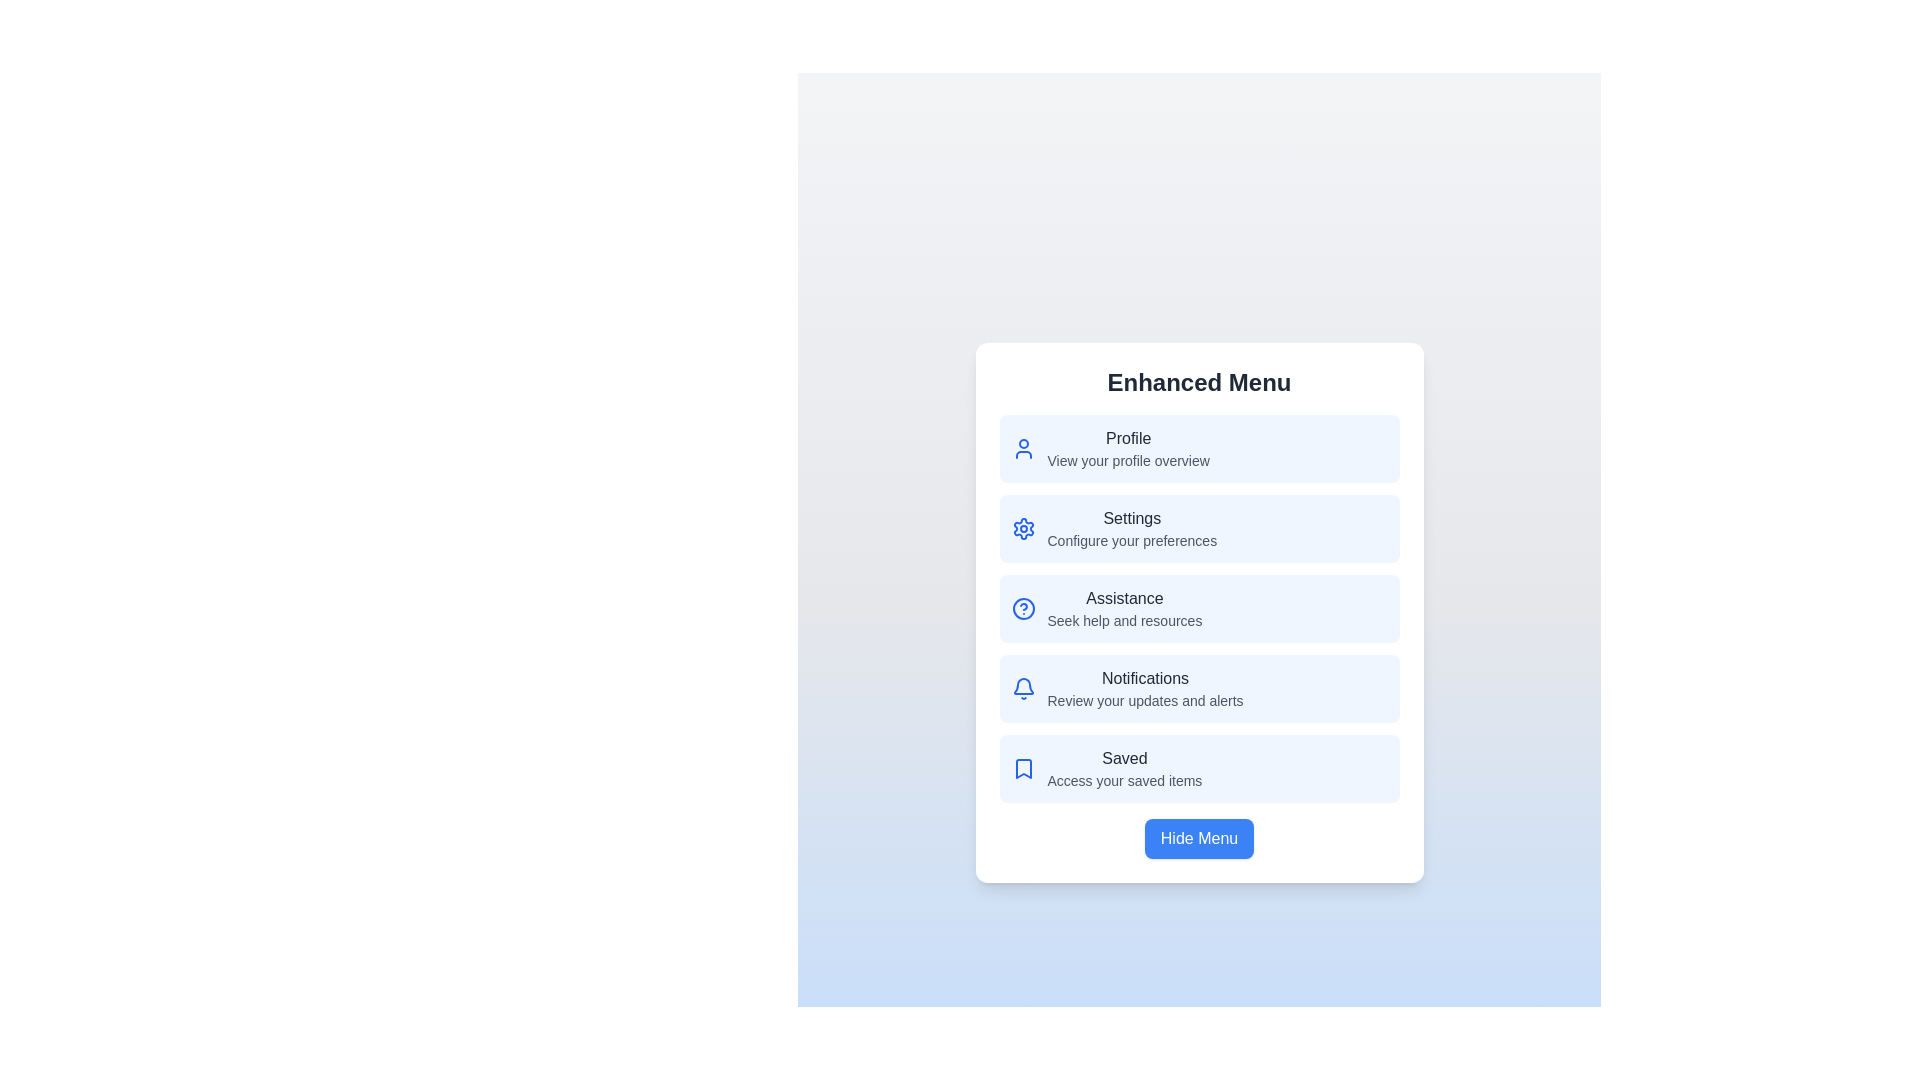 This screenshot has width=1920, height=1080. What do you see at coordinates (1199, 608) in the screenshot?
I see `the menu option Assistance to view its details` at bounding box center [1199, 608].